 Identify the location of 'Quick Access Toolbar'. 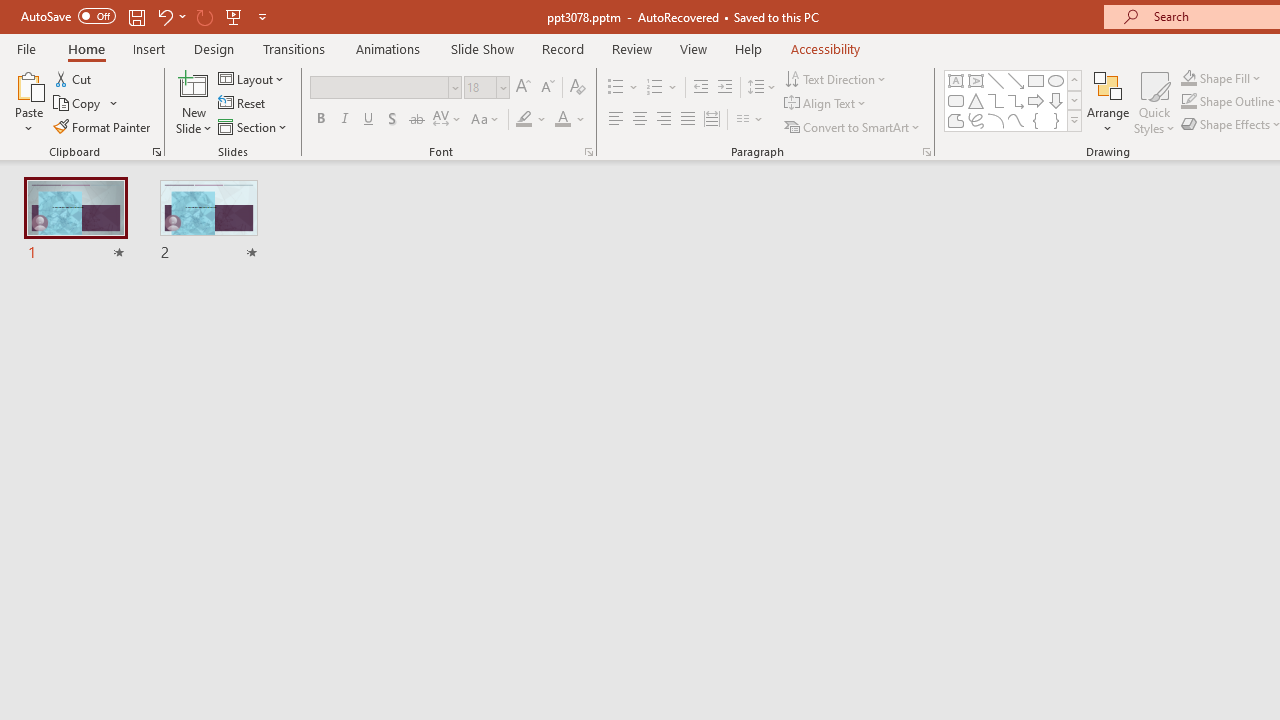
(144, 16).